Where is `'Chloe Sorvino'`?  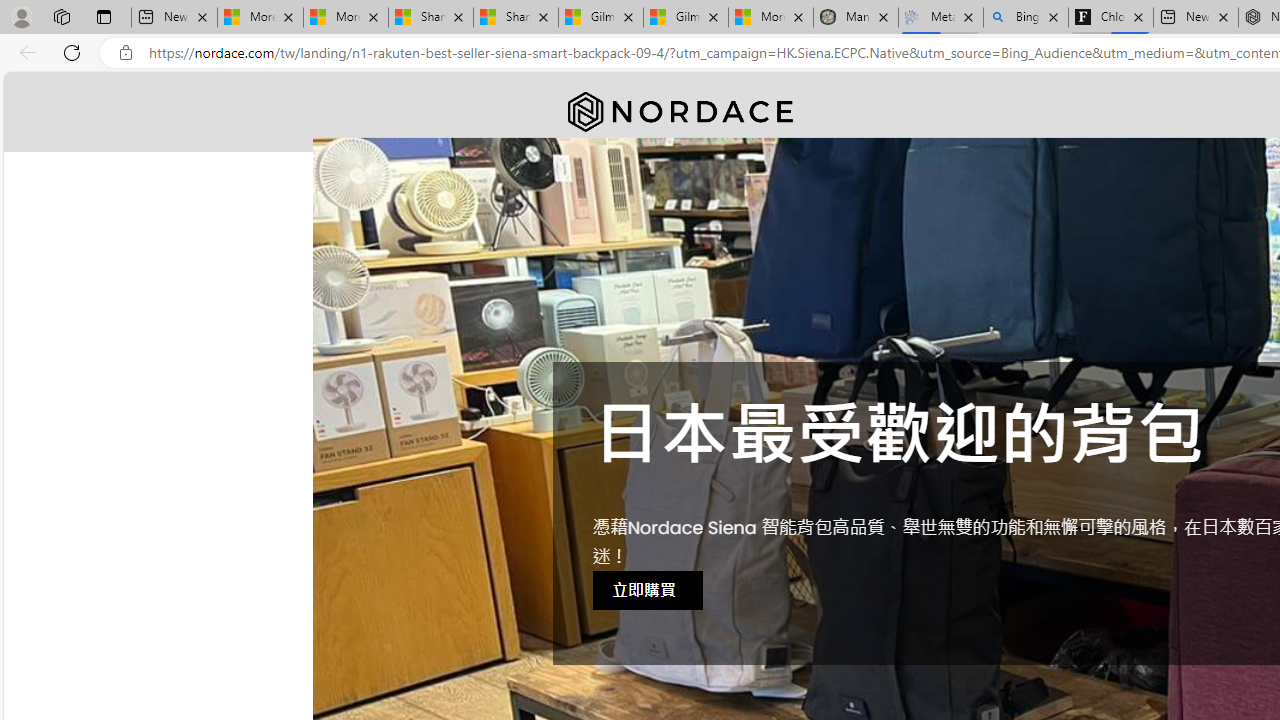 'Chloe Sorvino' is located at coordinates (1110, 17).